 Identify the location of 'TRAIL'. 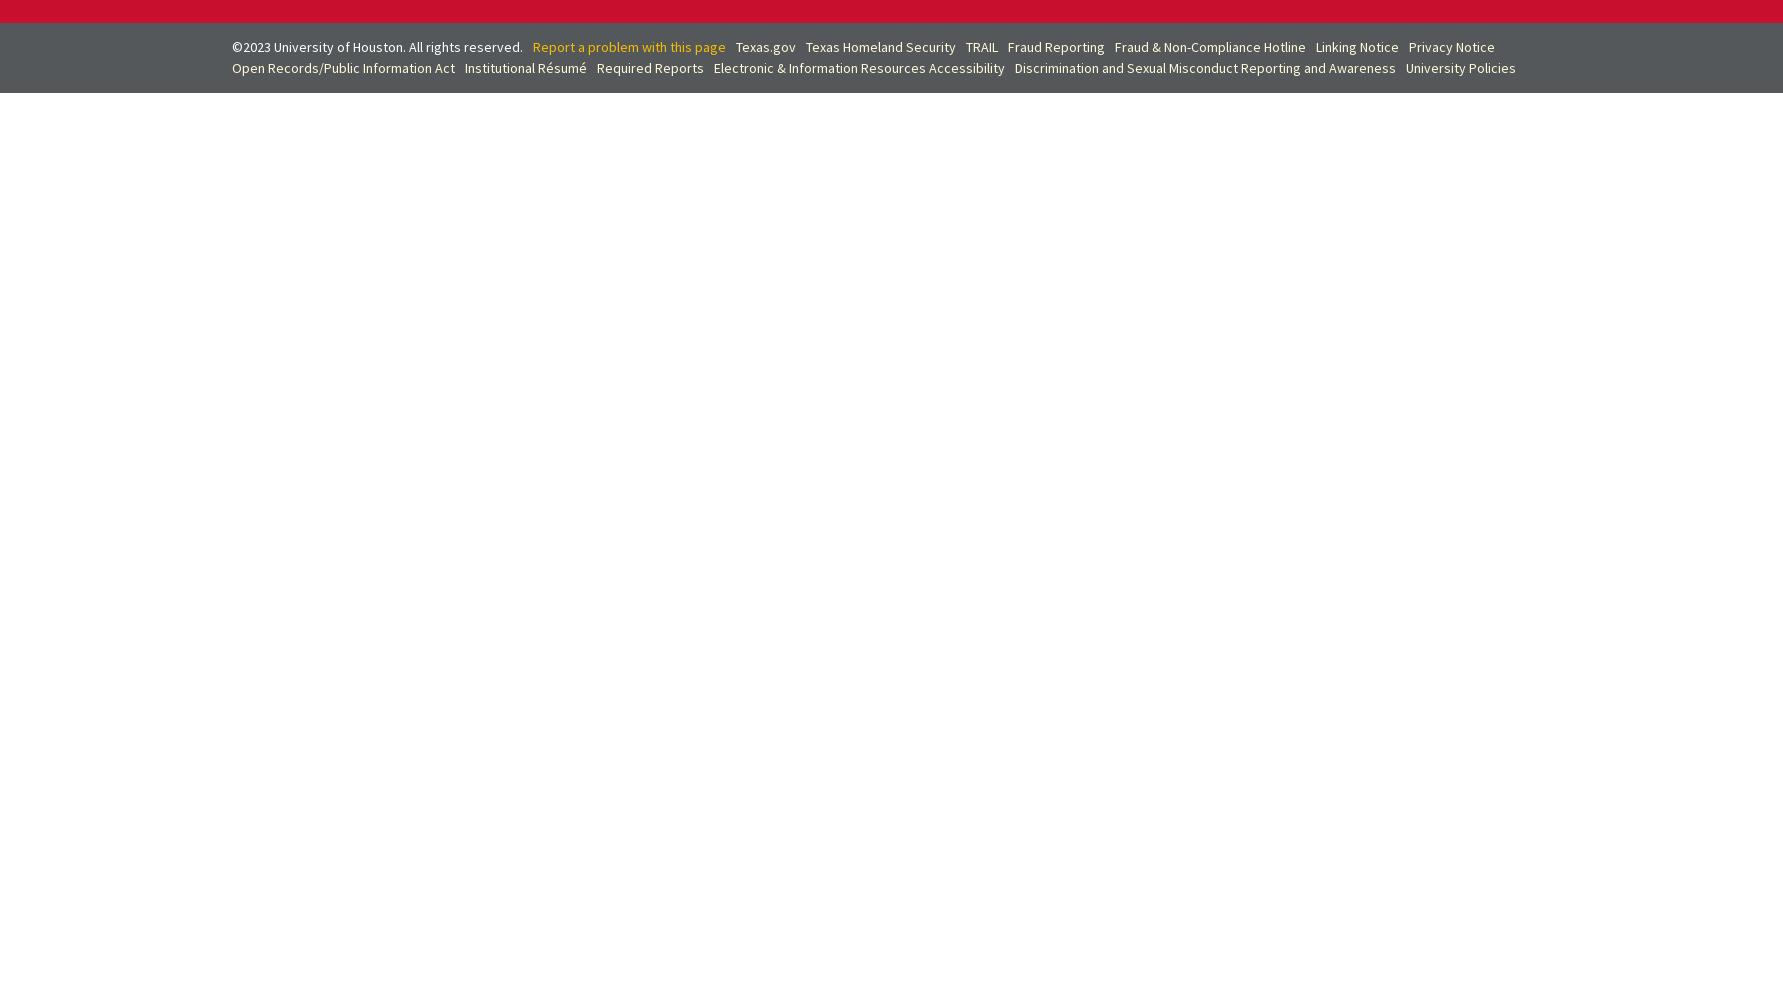
(963, 46).